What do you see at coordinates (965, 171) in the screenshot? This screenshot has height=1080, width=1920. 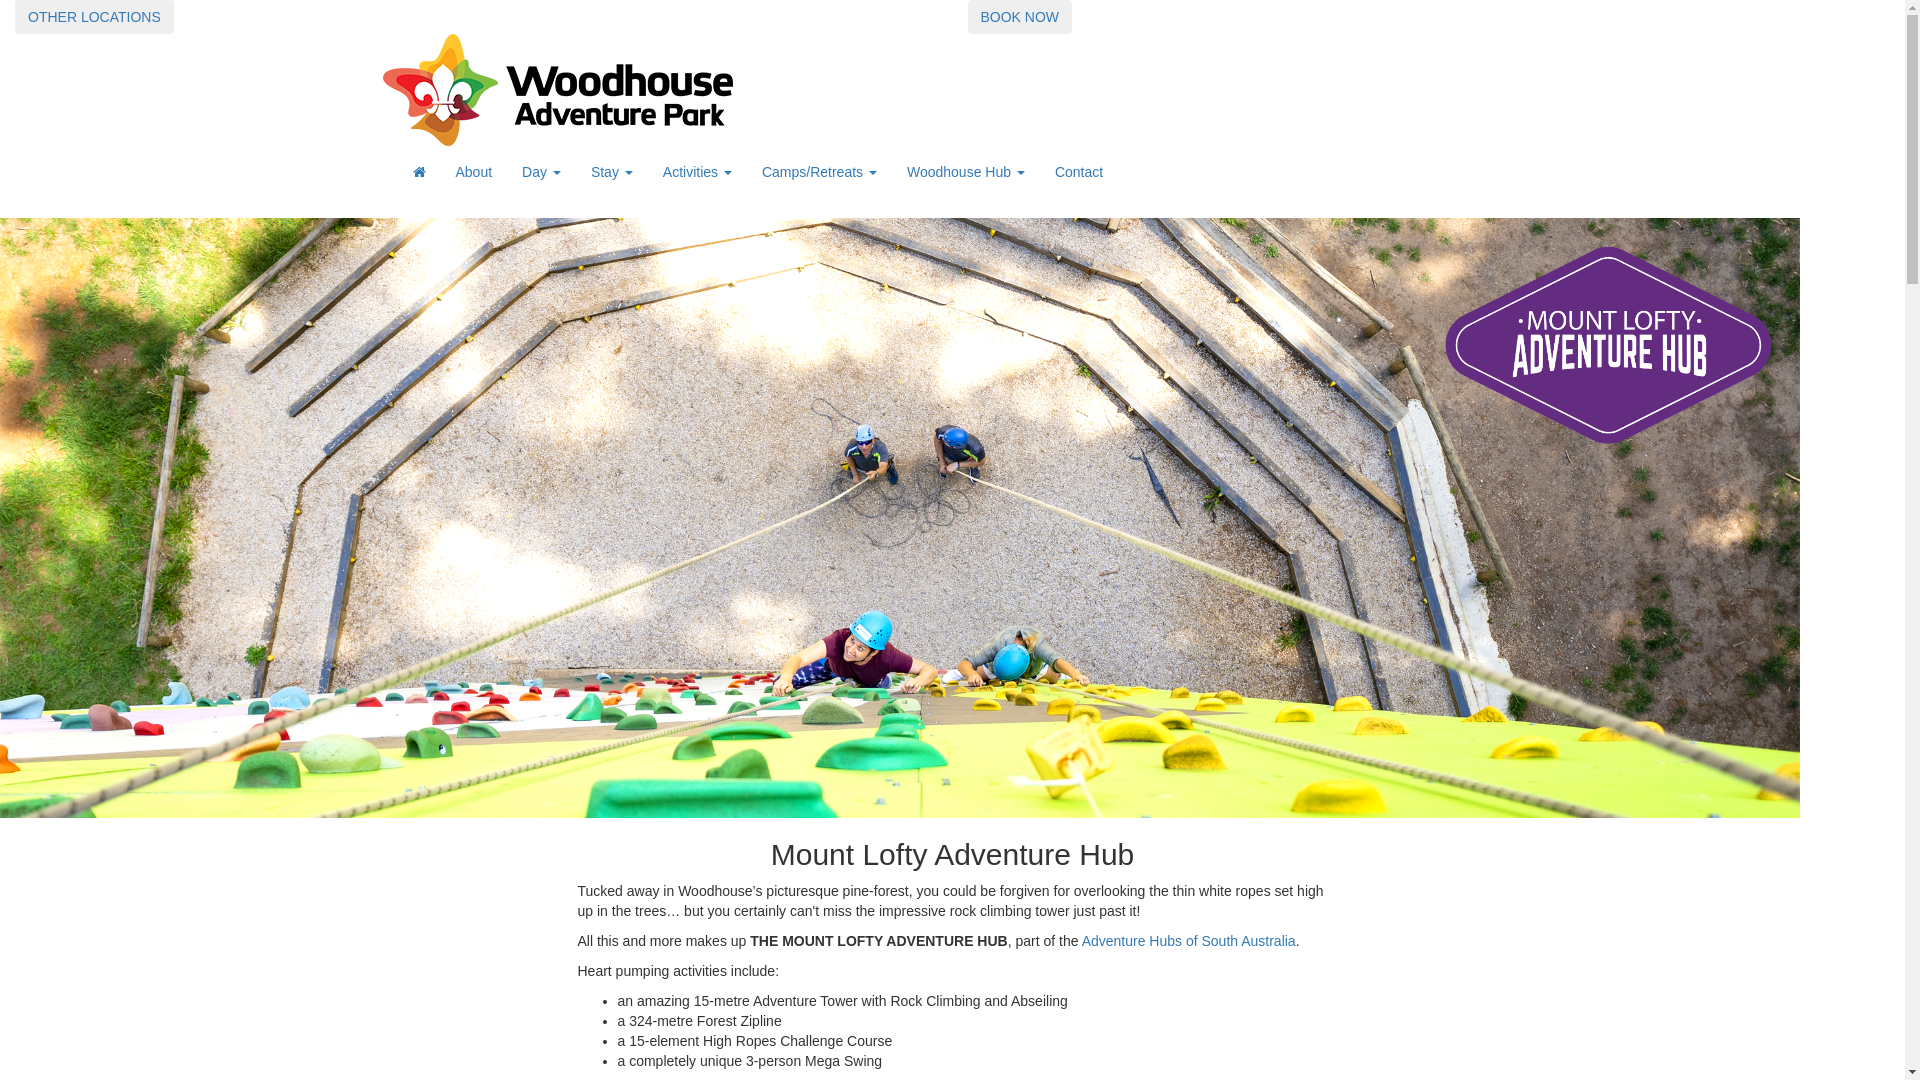 I see `'Woodhouse Hub'` at bounding box center [965, 171].